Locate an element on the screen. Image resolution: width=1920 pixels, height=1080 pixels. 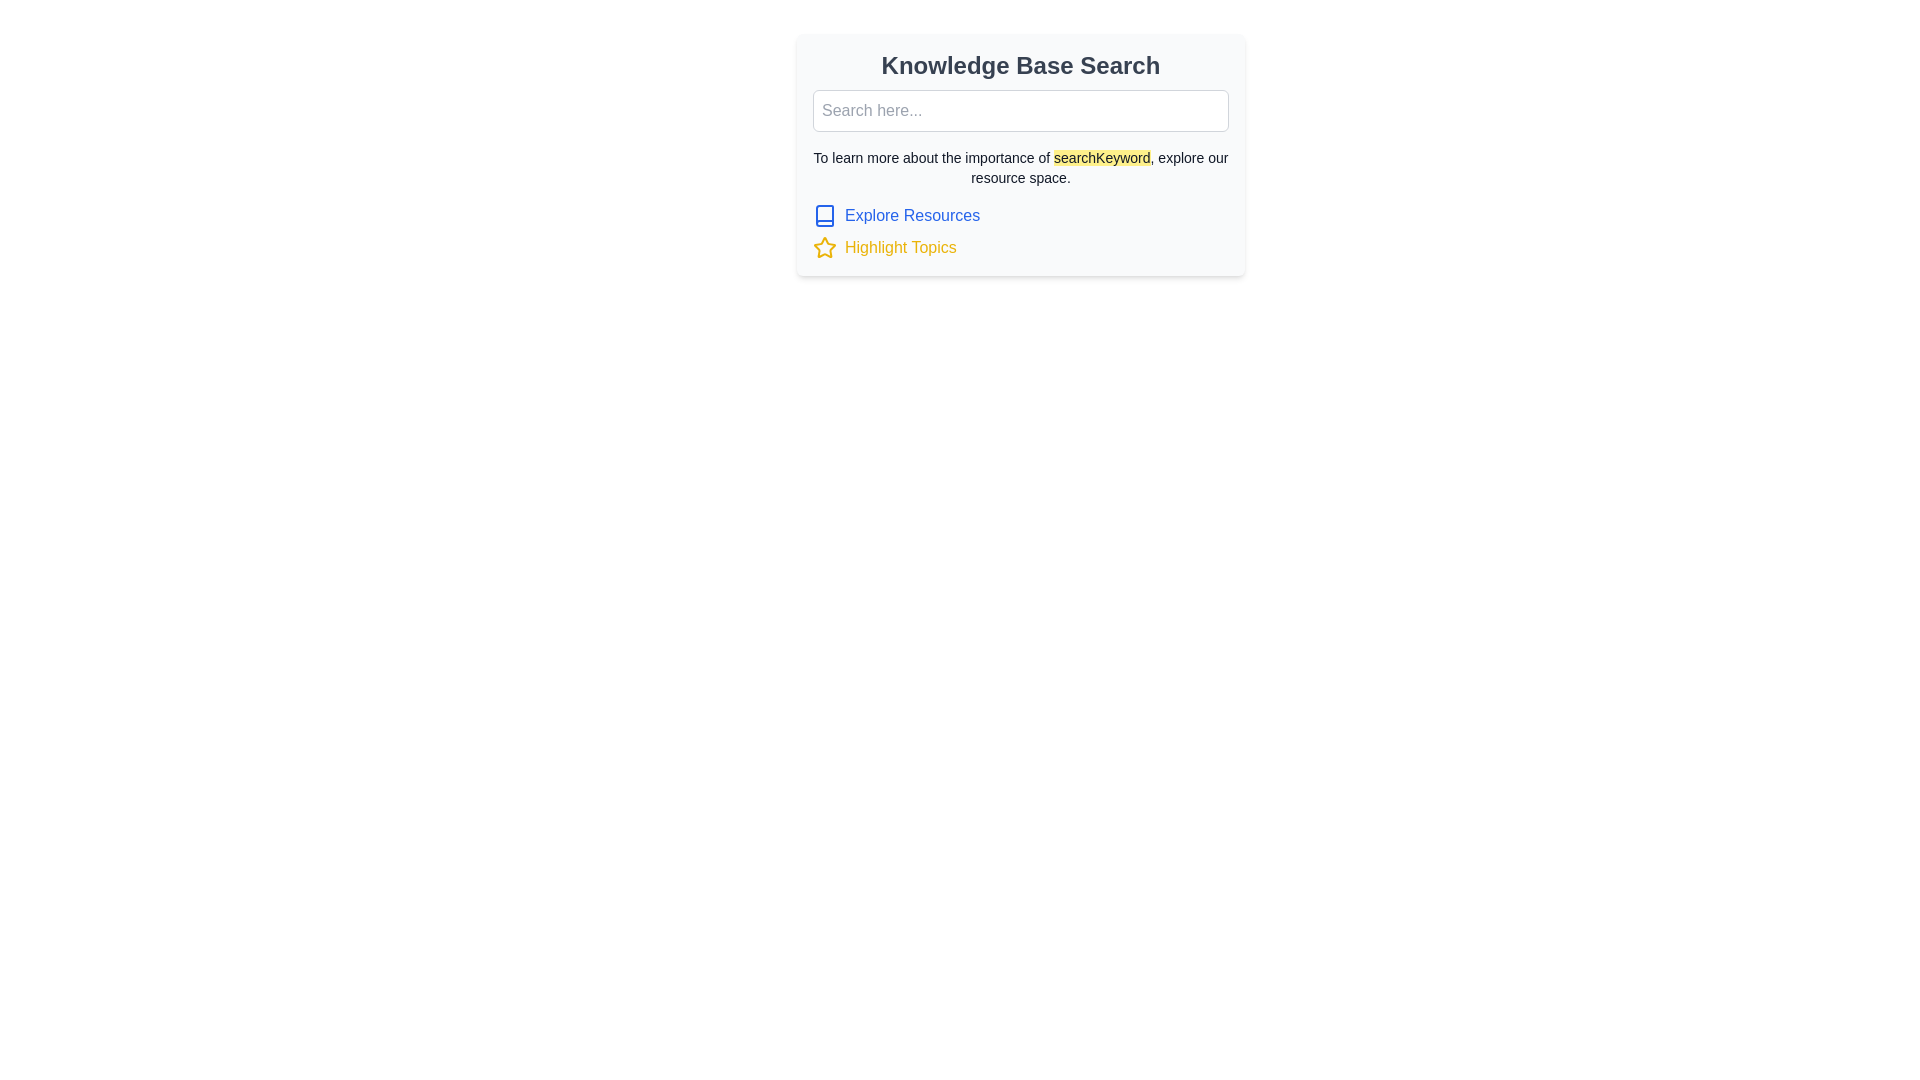
the icon that represents a symbolic indicator for highlighted topics, which is located to the left of the text 'Highlight Topics' is located at coordinates (825, 246).